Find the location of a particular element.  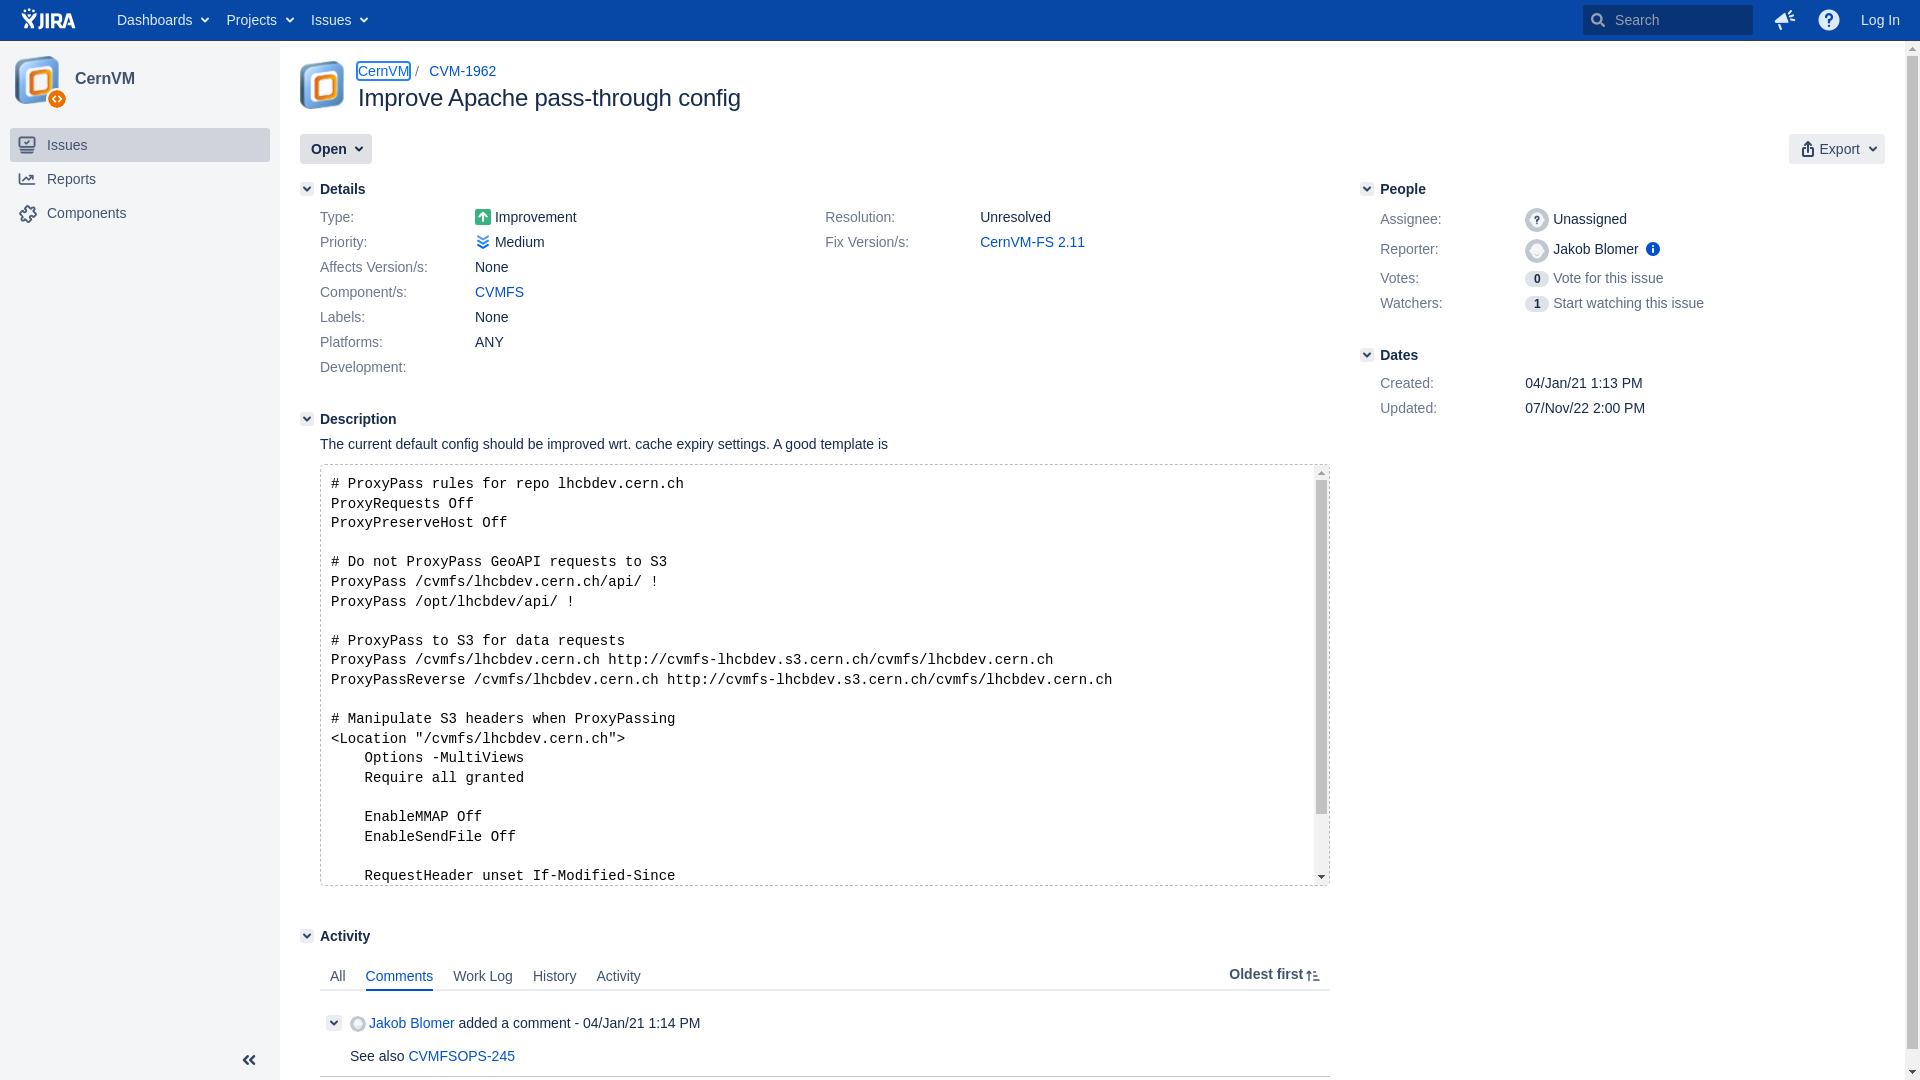

'Comments' is located at coordinates (399, 974).